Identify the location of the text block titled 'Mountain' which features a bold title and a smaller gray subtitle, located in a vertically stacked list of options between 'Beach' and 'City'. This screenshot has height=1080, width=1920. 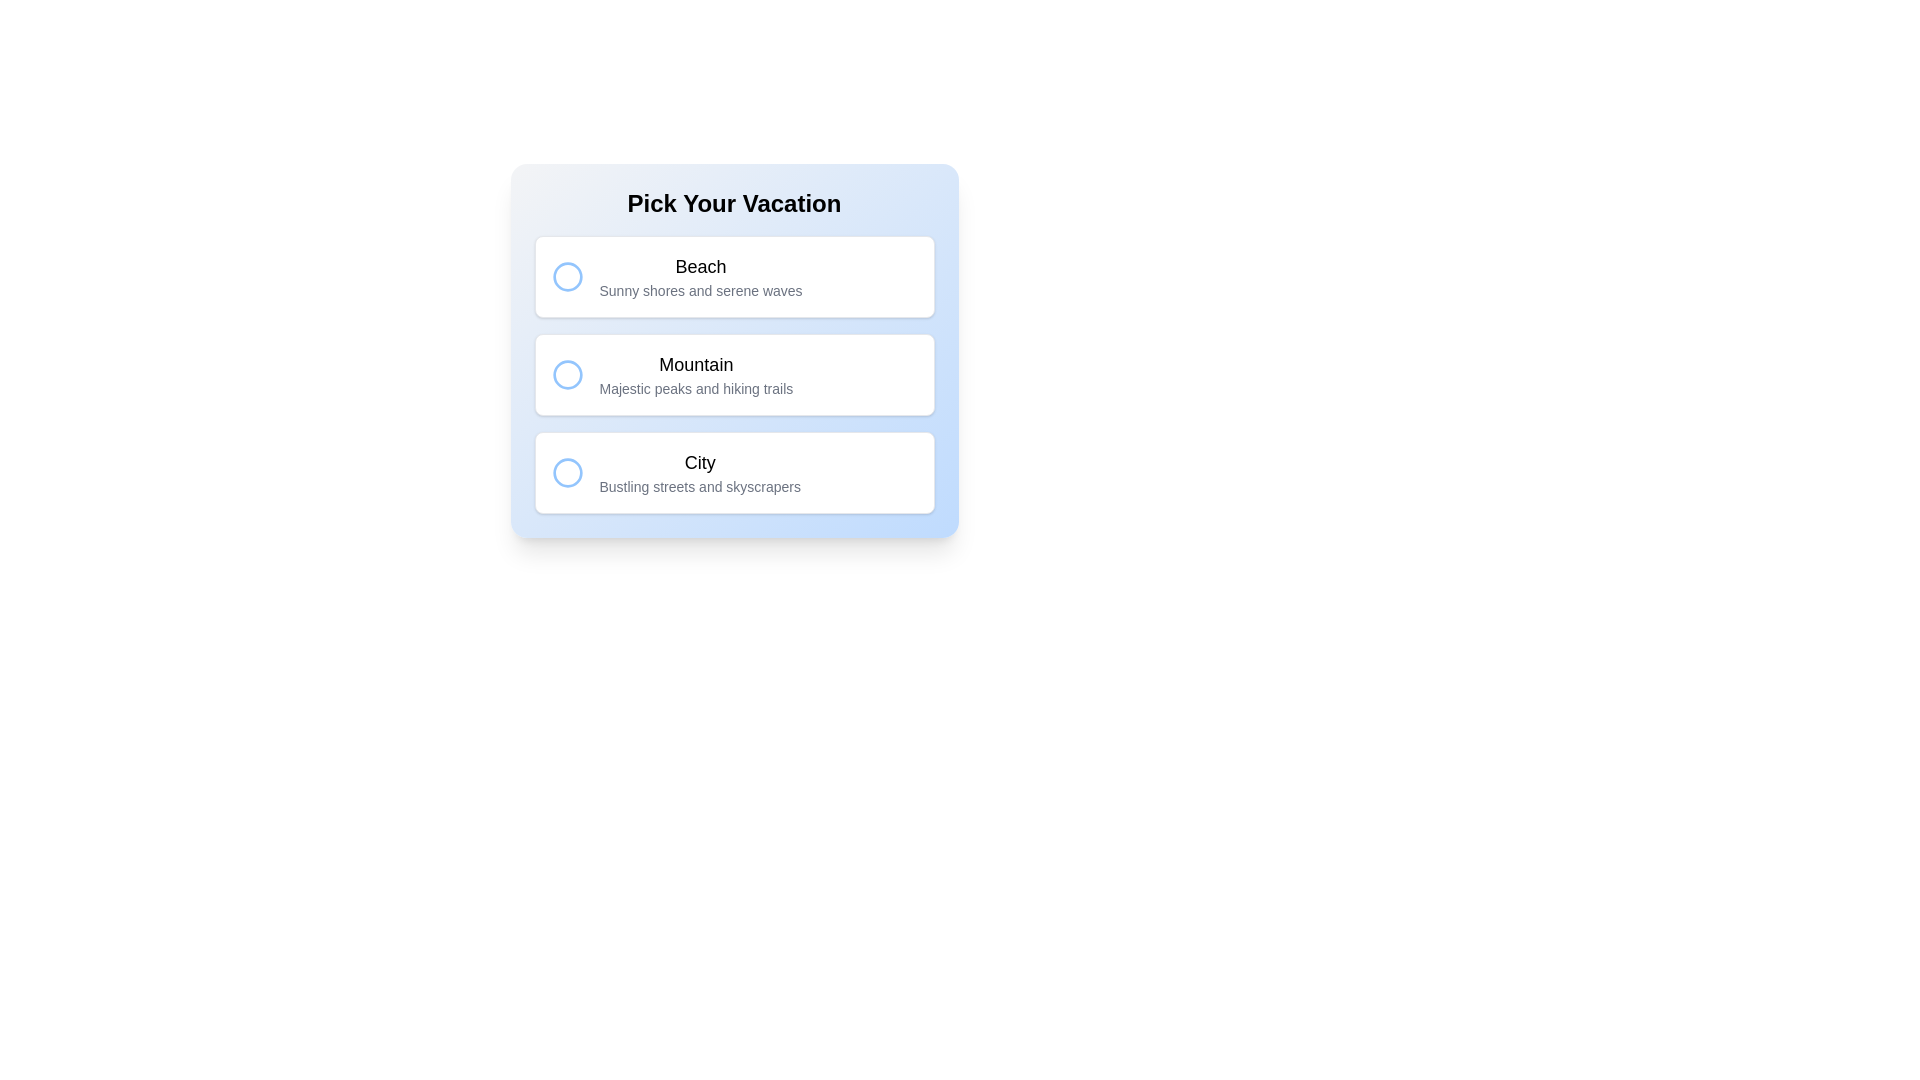
(696, 374).